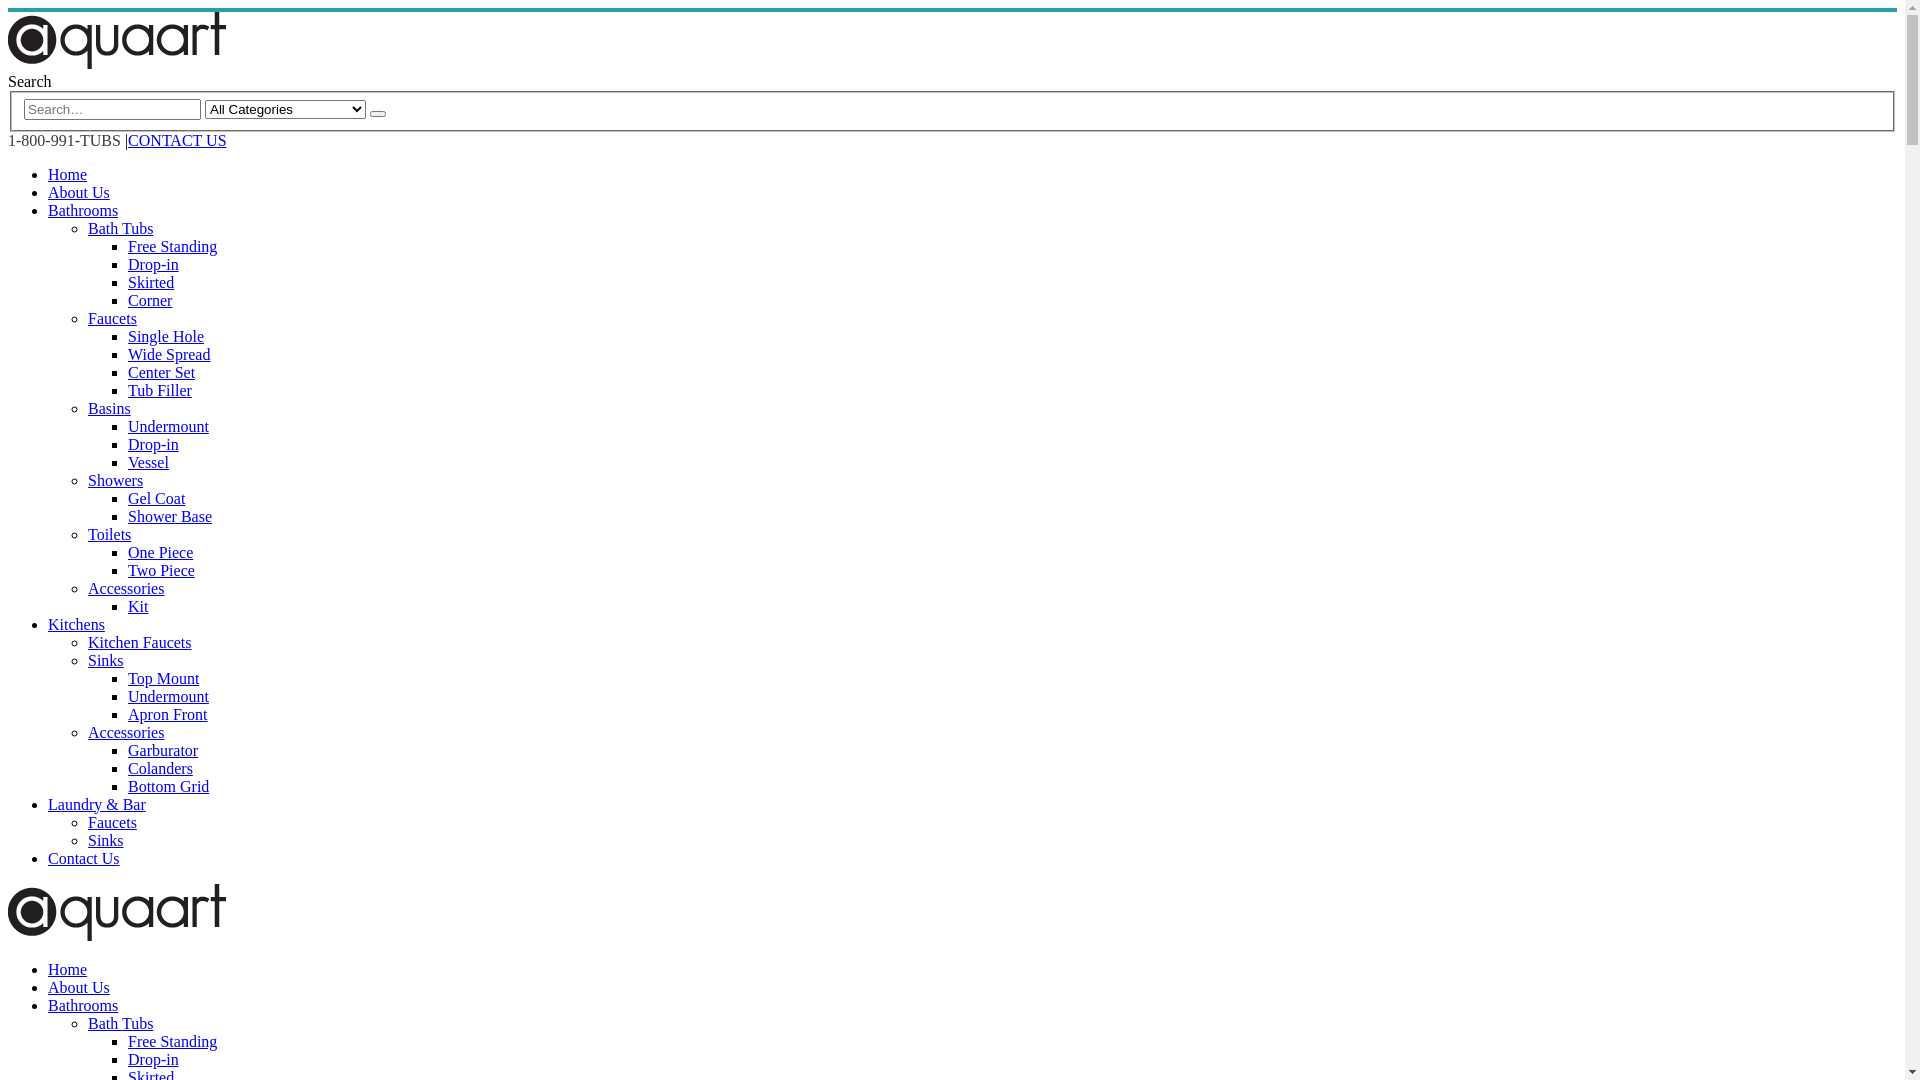 The height and width of the screenshot is (1080, 1920). Describe the element at coordinates (155, 497) in the screenshot. I see `'Gel Coat'` at that location.